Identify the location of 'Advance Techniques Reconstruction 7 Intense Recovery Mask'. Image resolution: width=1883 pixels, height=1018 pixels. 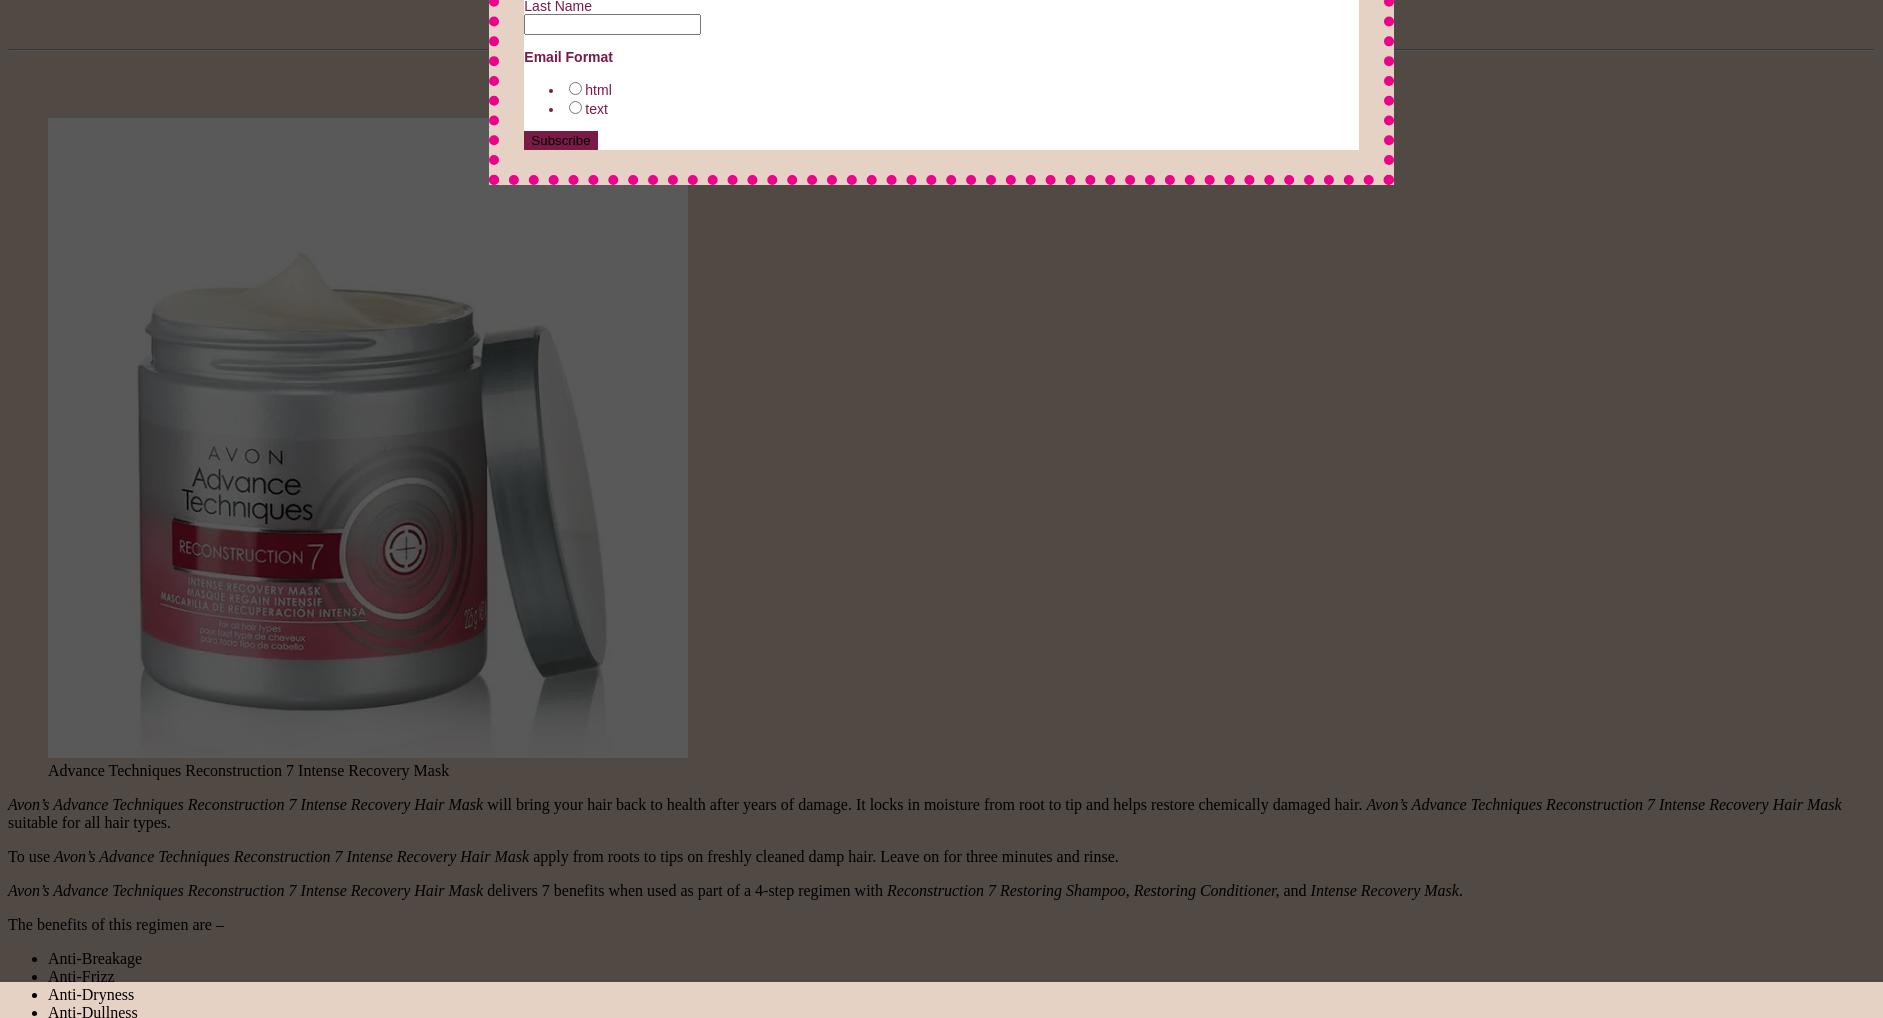
(248, 769).